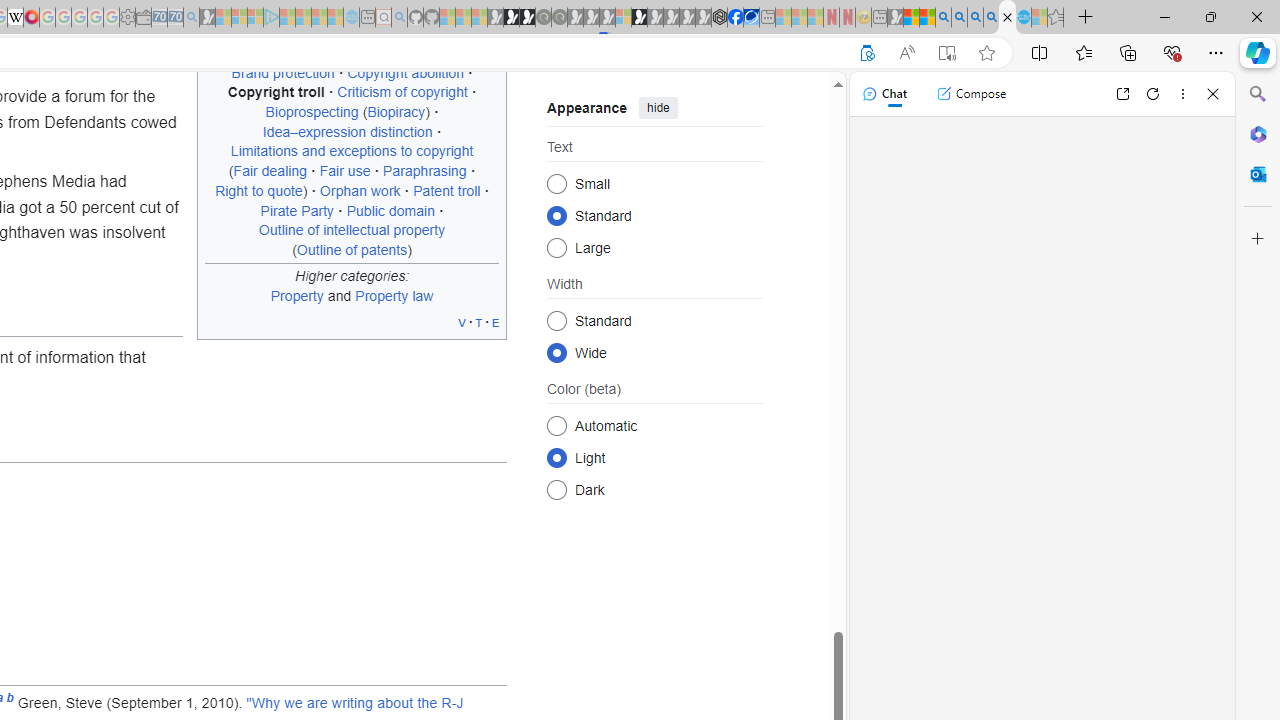 The width and height of the screenshot is (1280, 720). Describe the element at coordinates (296, 210) in the screenshot. I see `'Pirate Party'` at that location.